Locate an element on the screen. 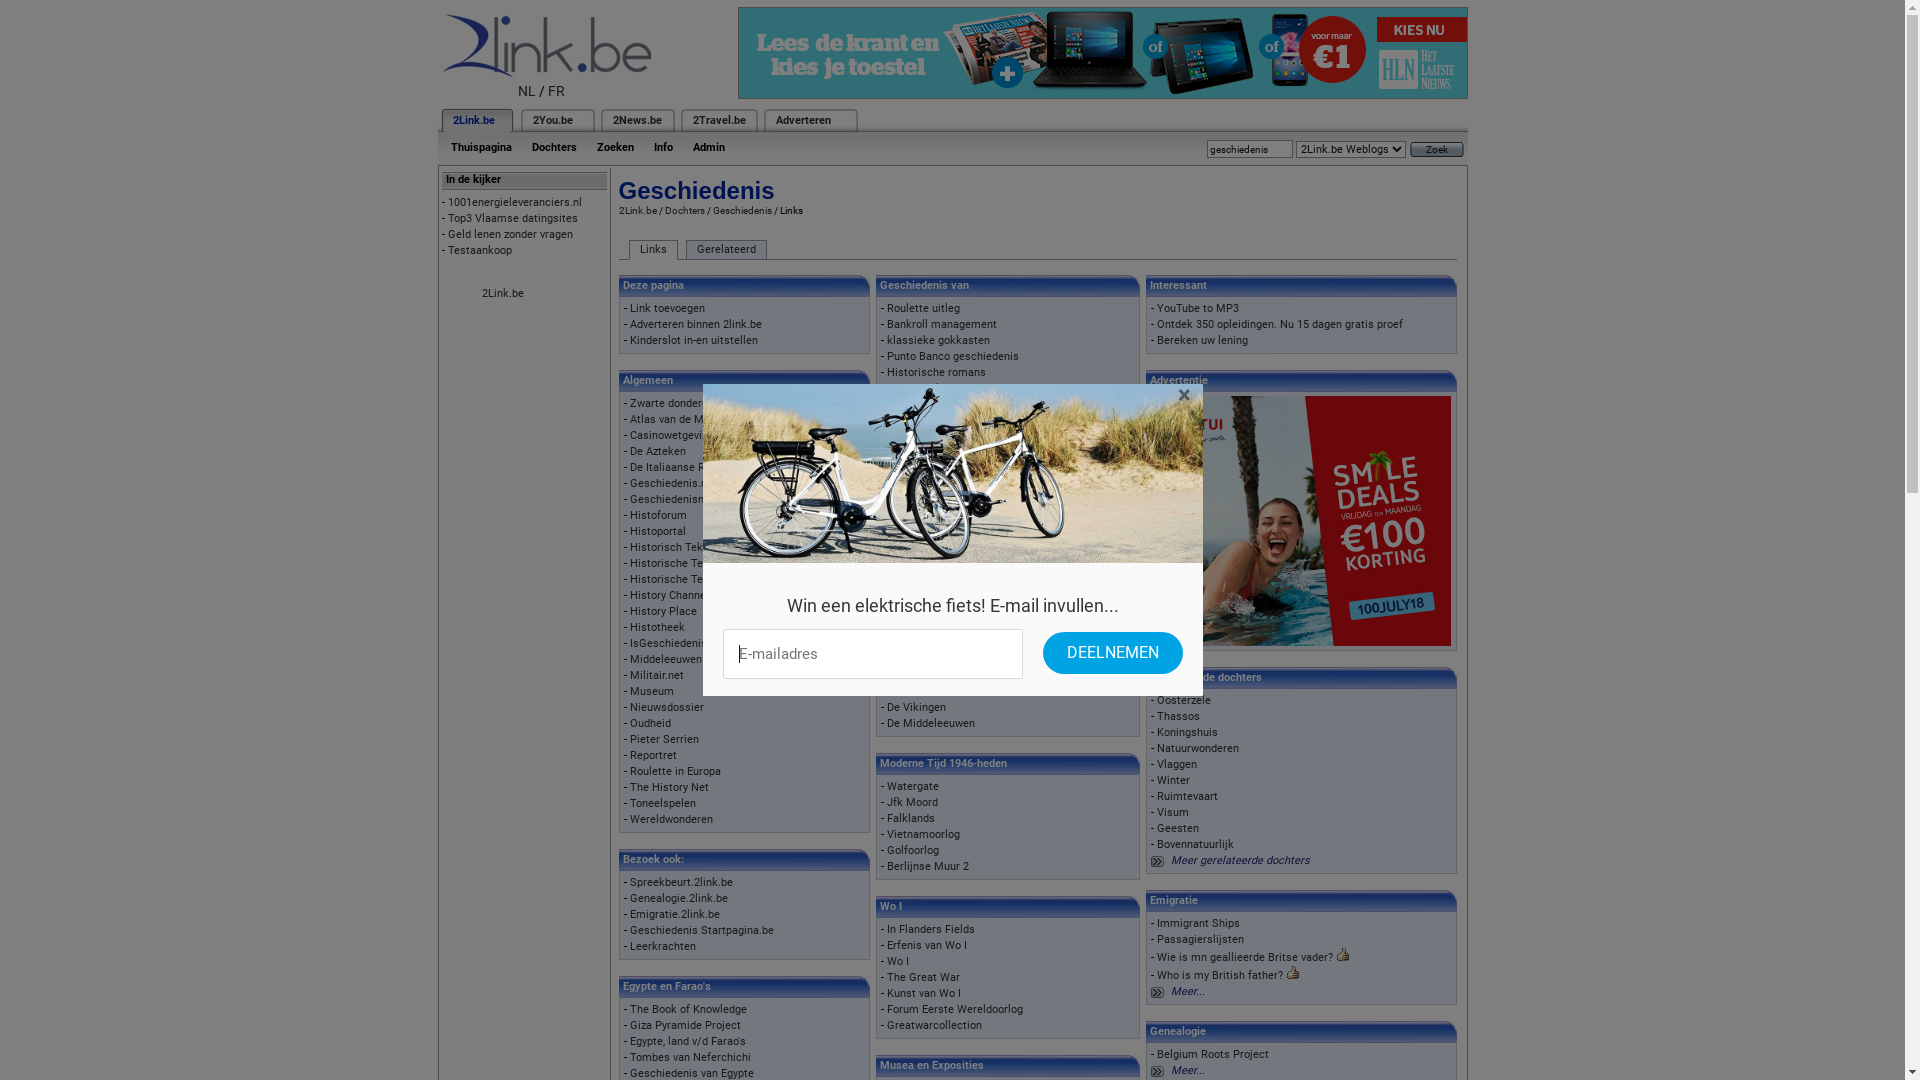 Image resolution: width=1920 pixels, height=1080 pixels. 'Pieter Serrien' is located at coordinates (664, 739).